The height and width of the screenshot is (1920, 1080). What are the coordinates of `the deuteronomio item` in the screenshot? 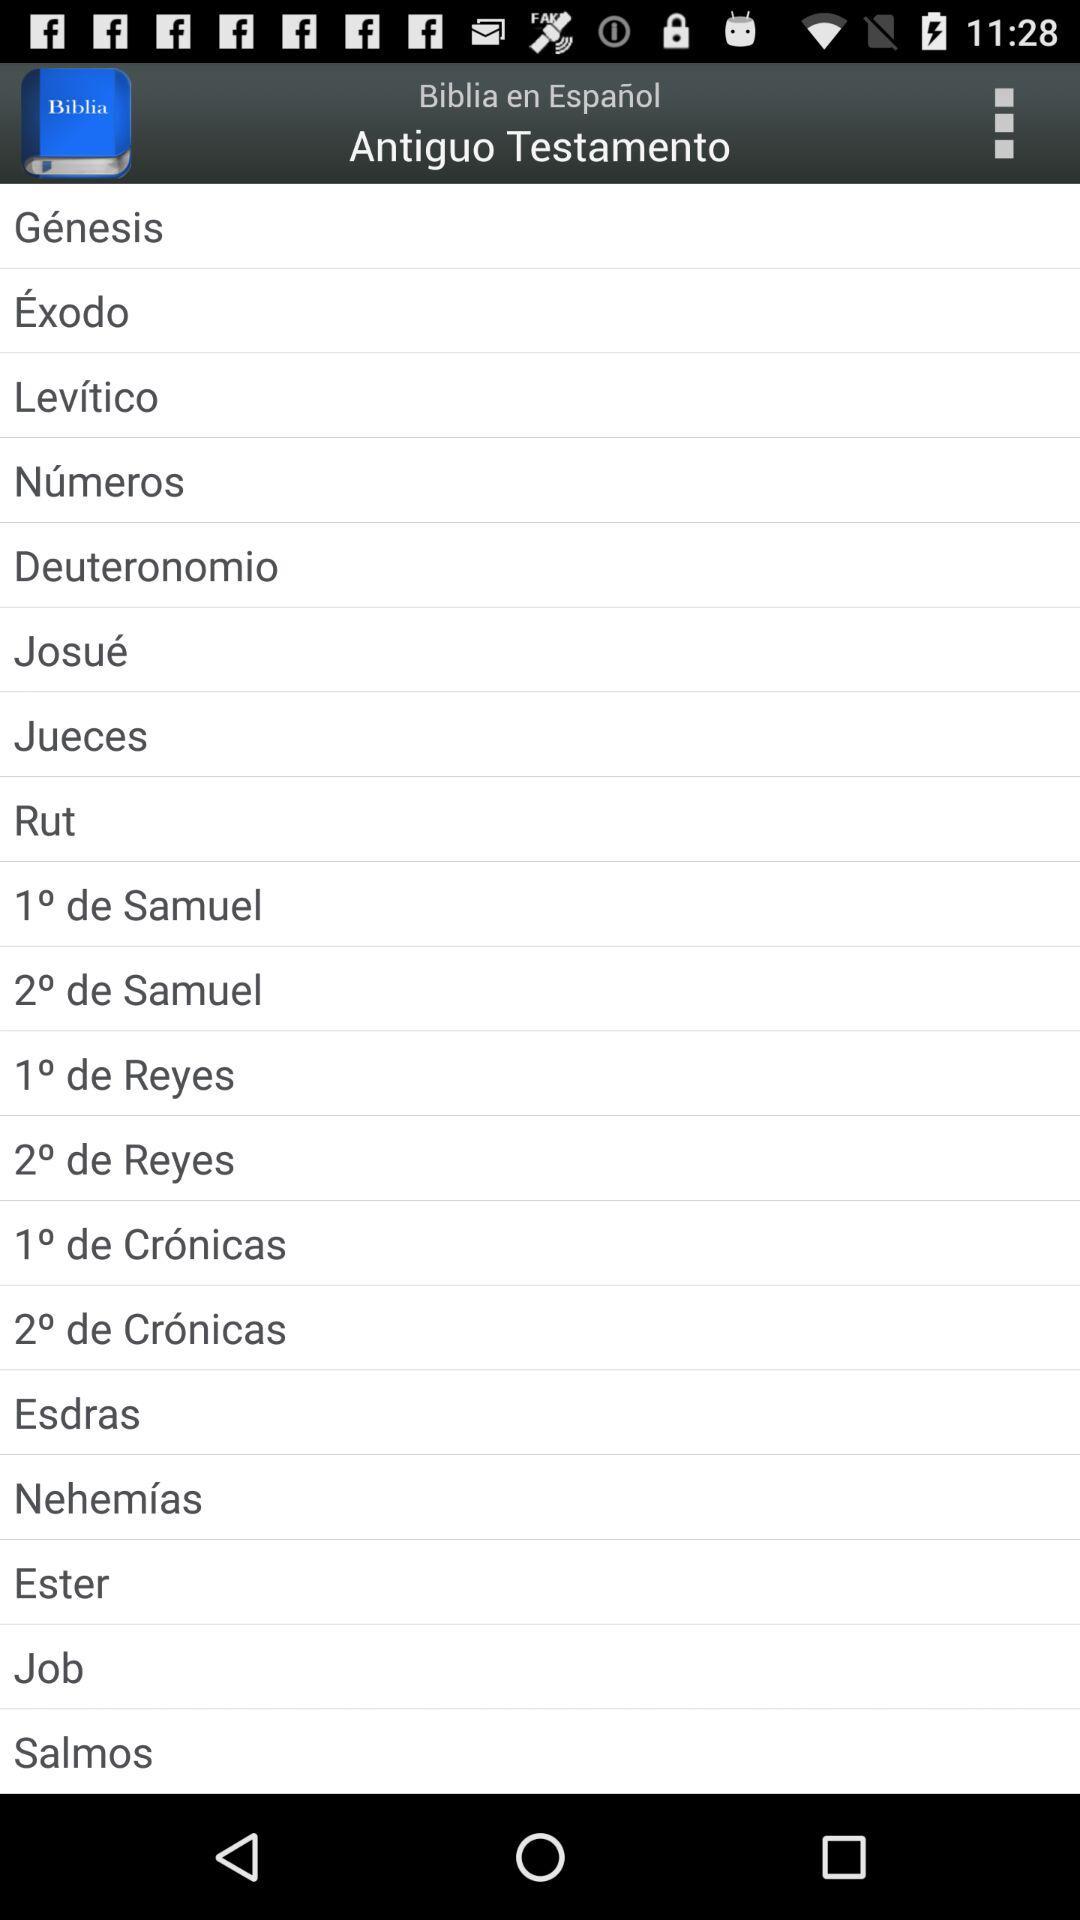 It's located at (540, 563).